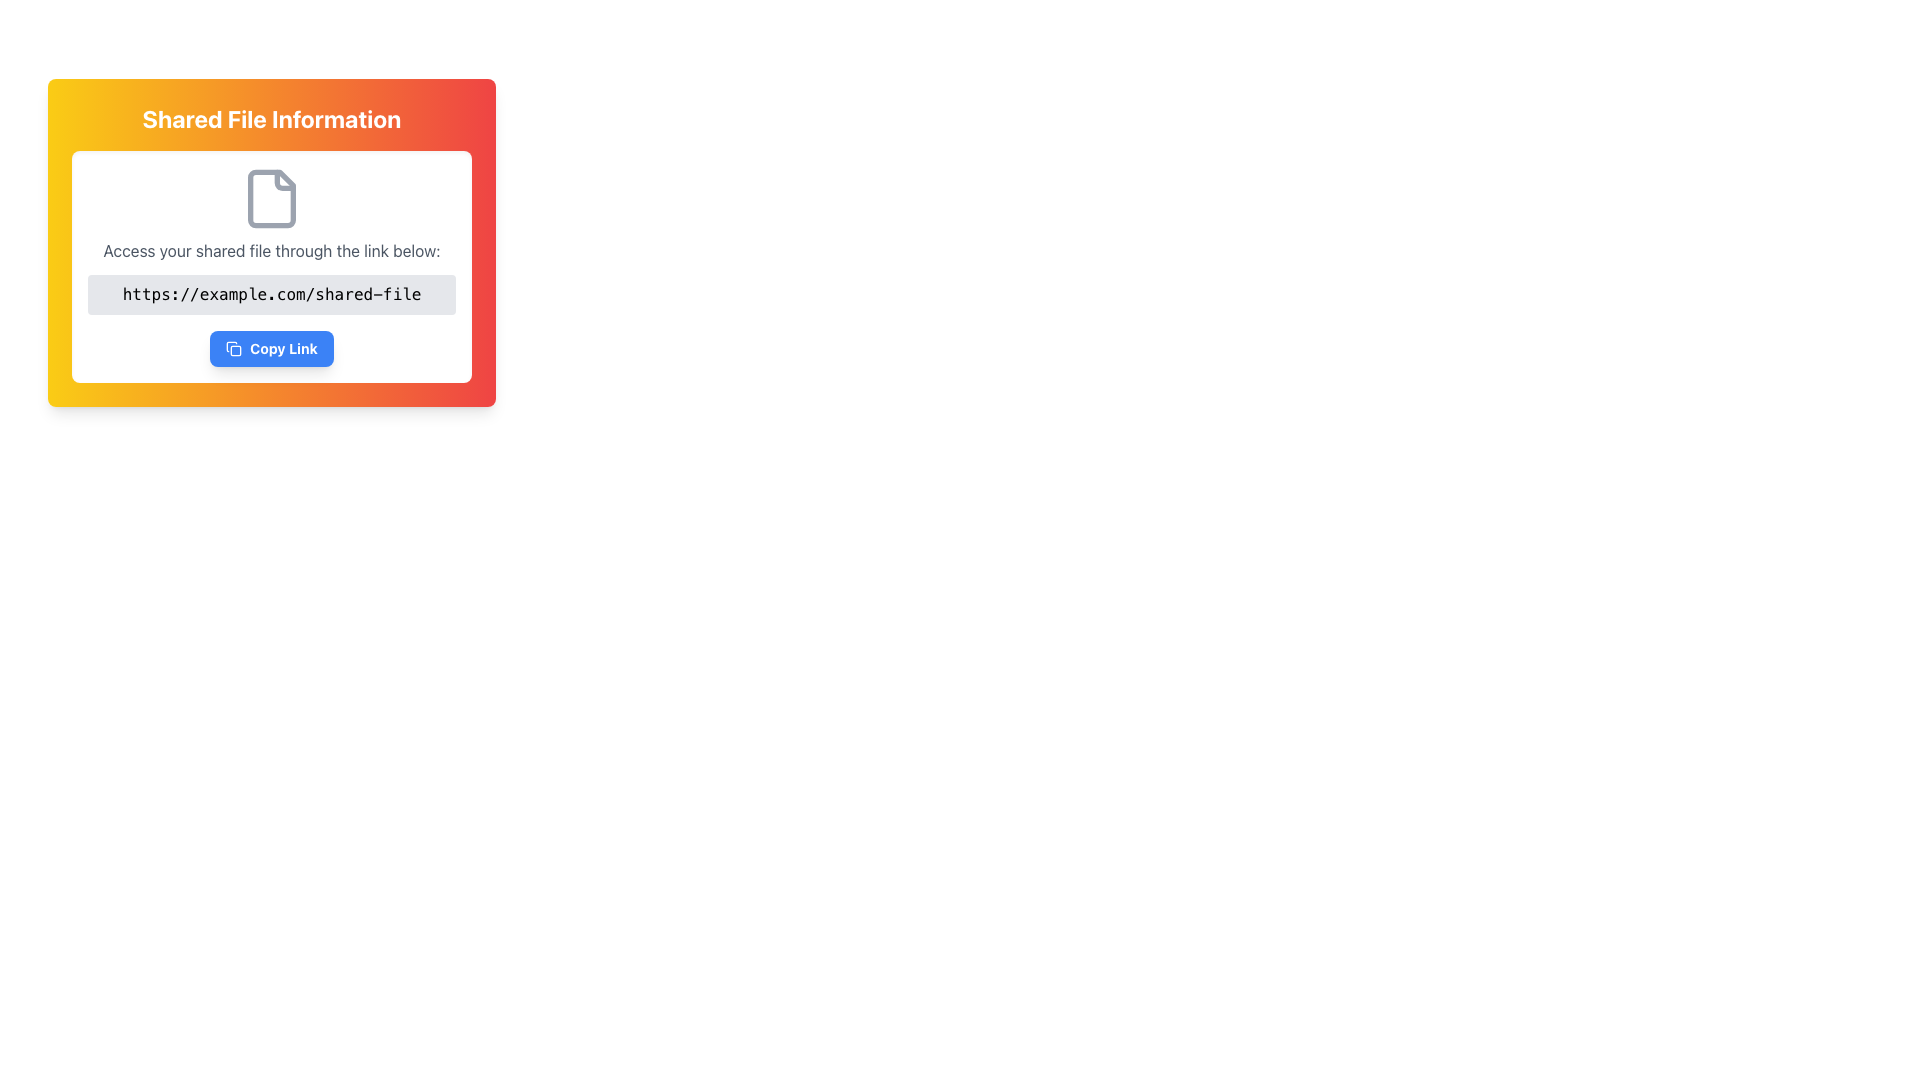 The width and height of the screenshot is (1920, 1080). Describe the element at coordinates (271, 347) in the screenshot. I see `the button located below the text 'https://example.com/shared-file' to copy the associated shared link to the clipboard` at that location.